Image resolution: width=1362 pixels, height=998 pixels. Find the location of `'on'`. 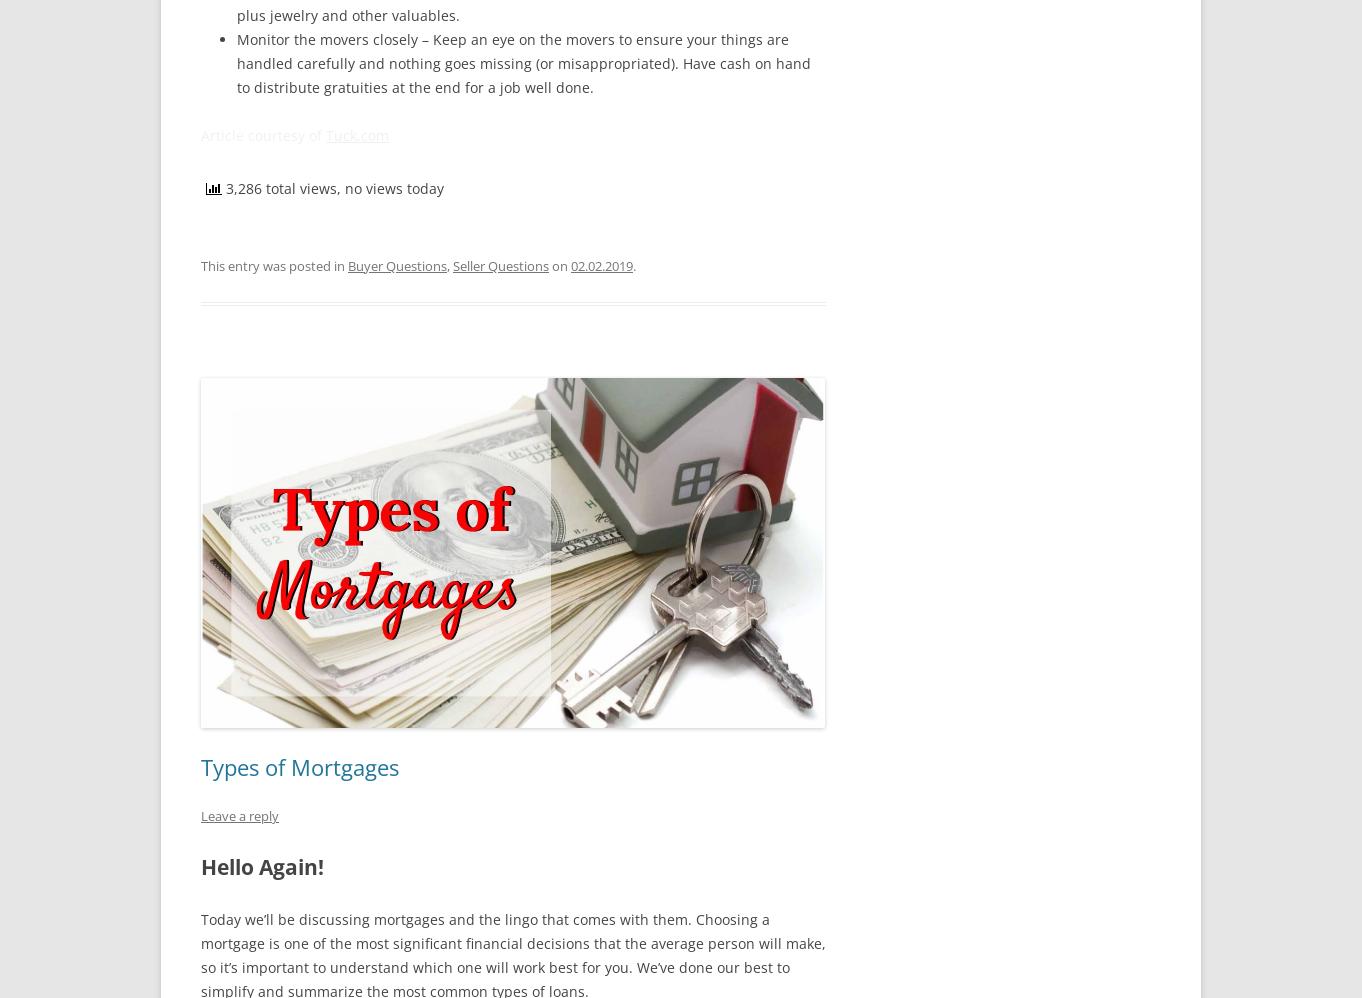

'on' is located at coordinates (549, 264).